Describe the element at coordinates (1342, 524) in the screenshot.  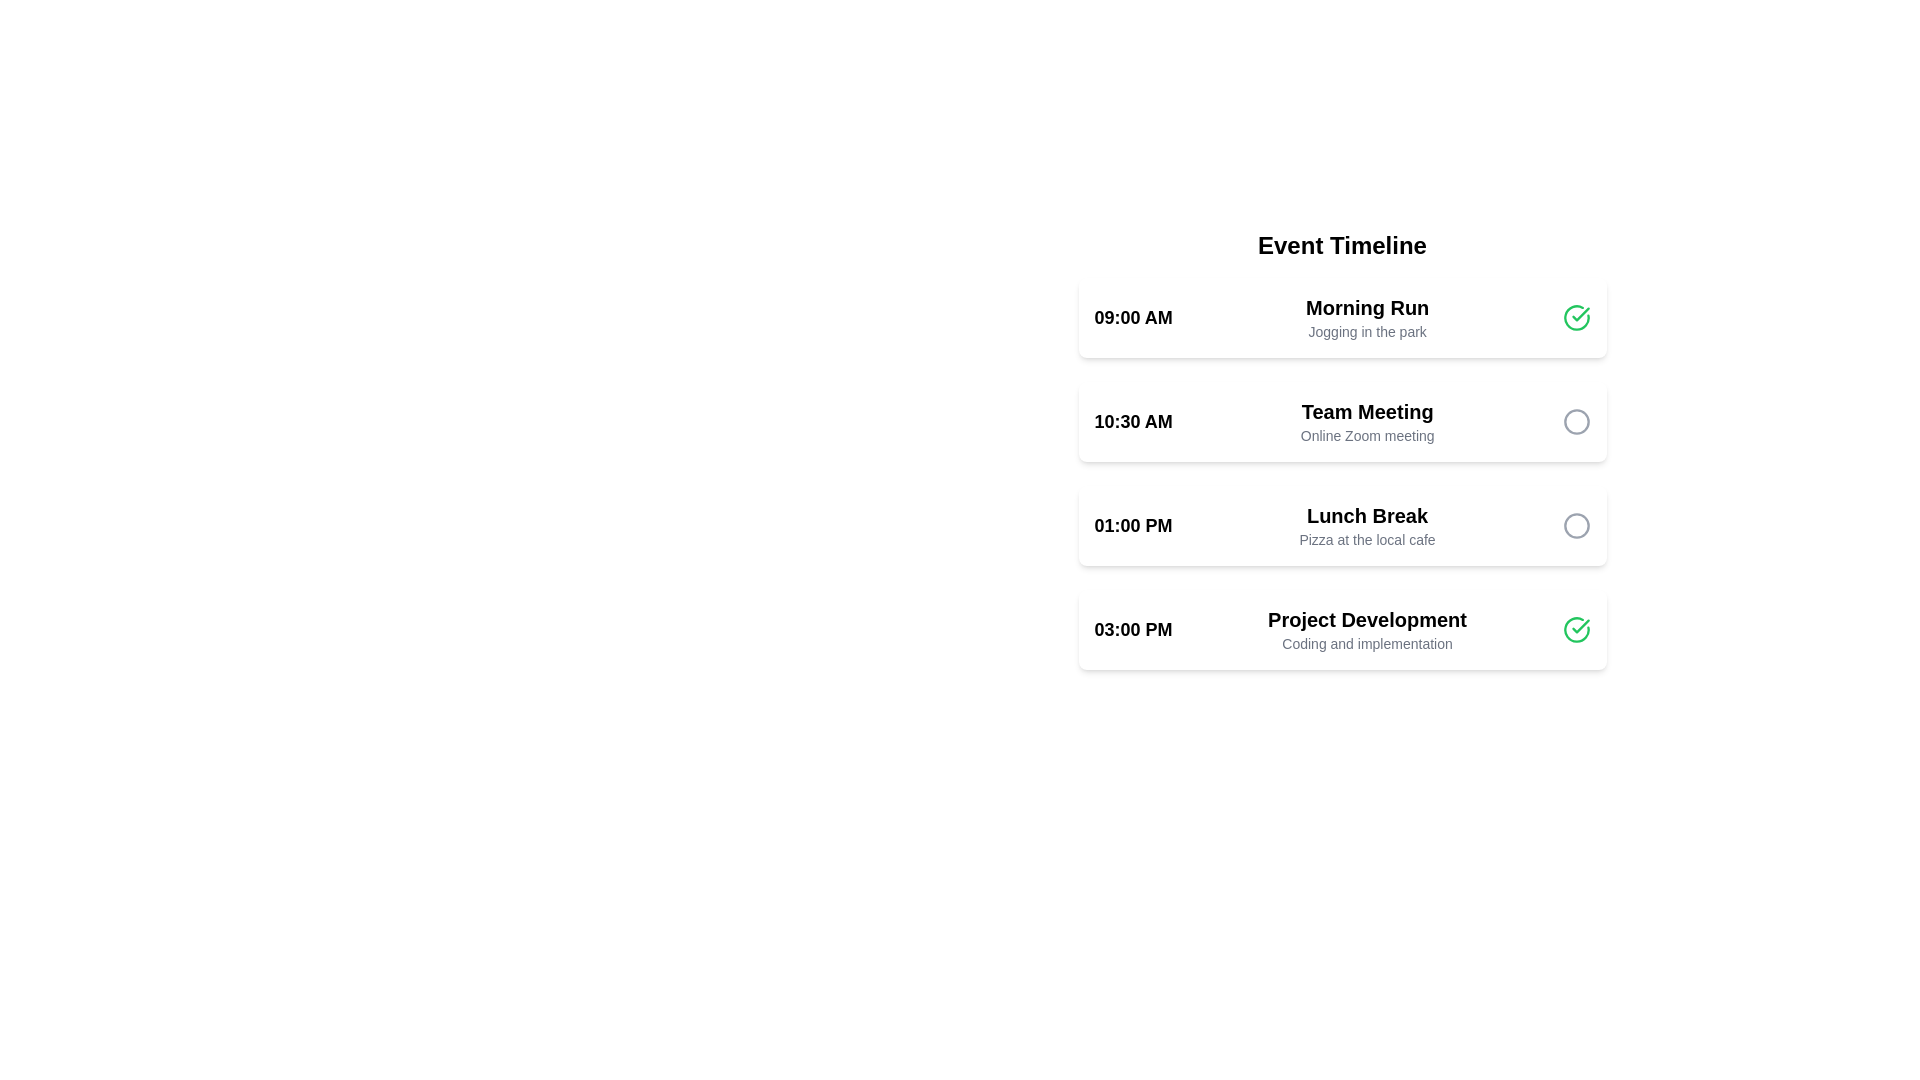
I see `on the text of the third card in the vertical list of events, which is located between the 'Team Meeting' card and the 'Project Development' card` at that location.